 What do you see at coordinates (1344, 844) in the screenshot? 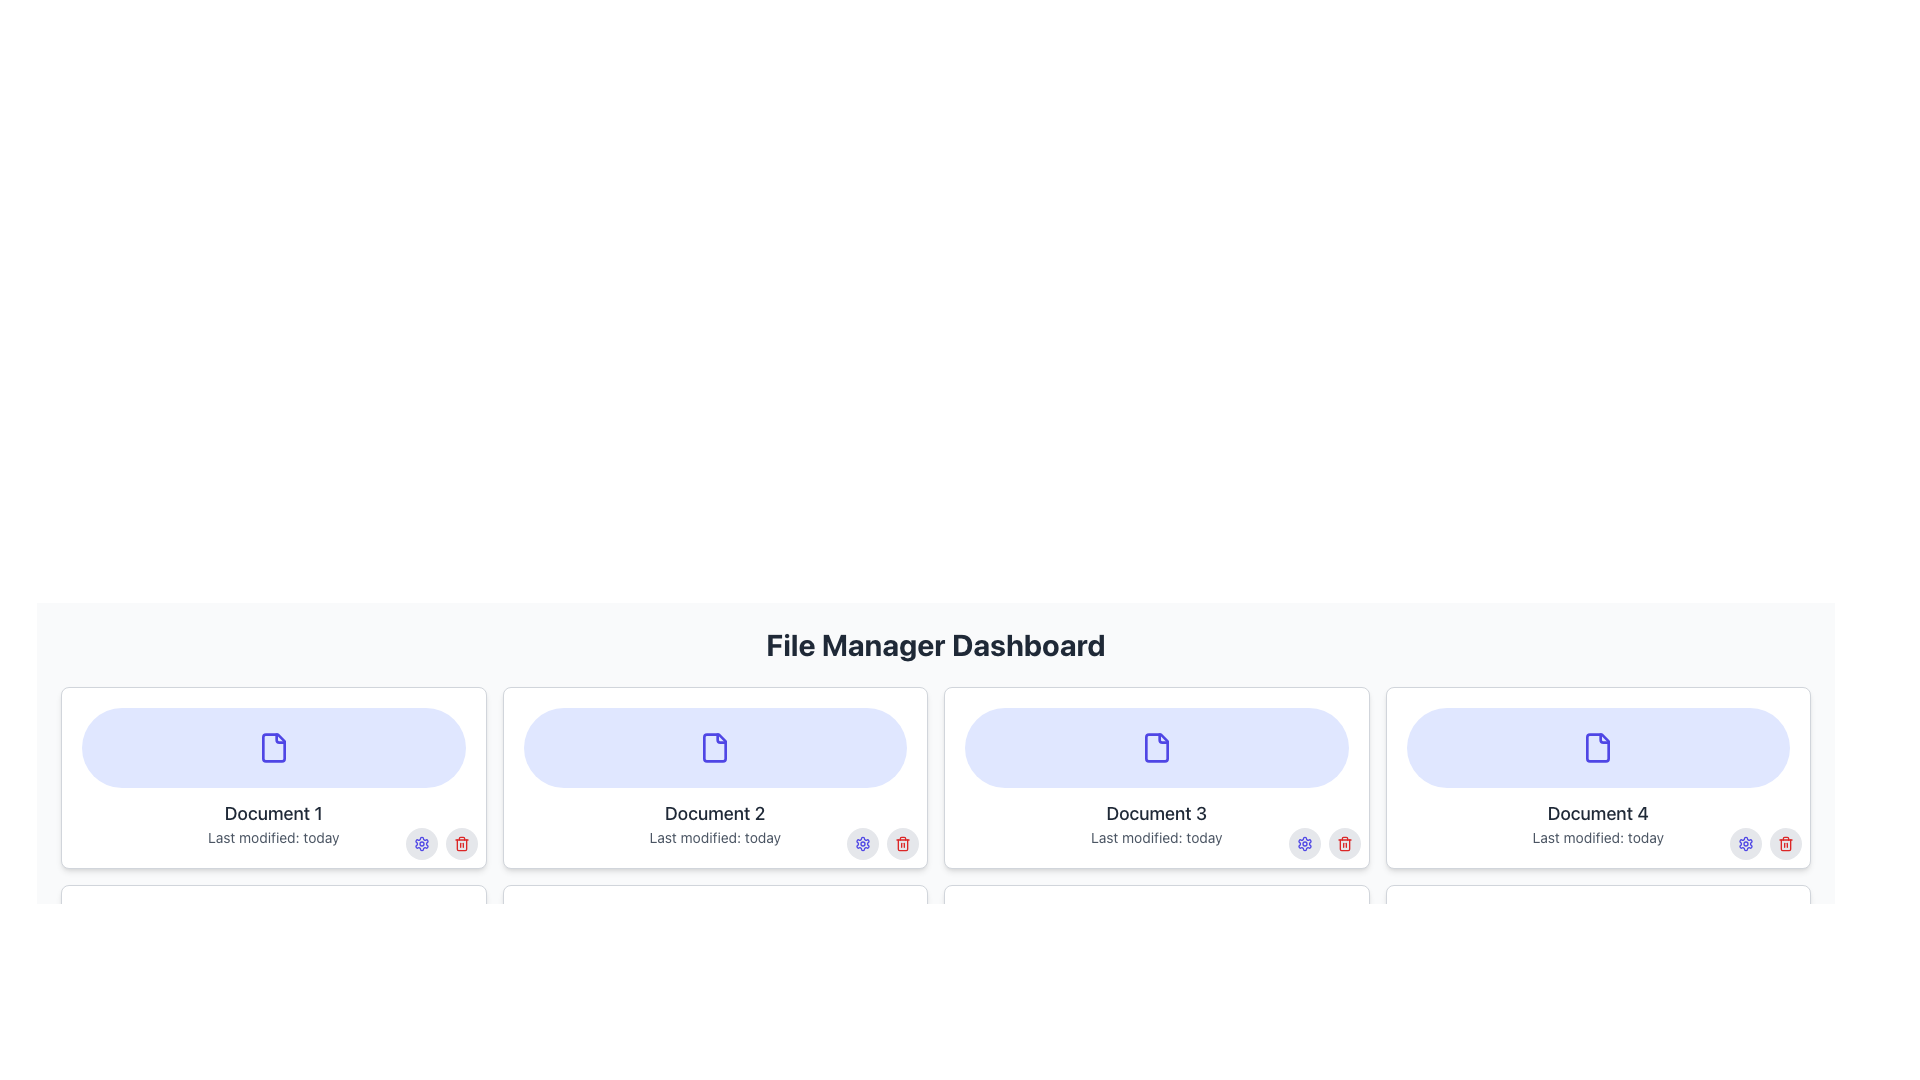
I see `the delete button/icon located in the bottom-right corner of the 'Document 3' card` at bounding box center [1344, 844].